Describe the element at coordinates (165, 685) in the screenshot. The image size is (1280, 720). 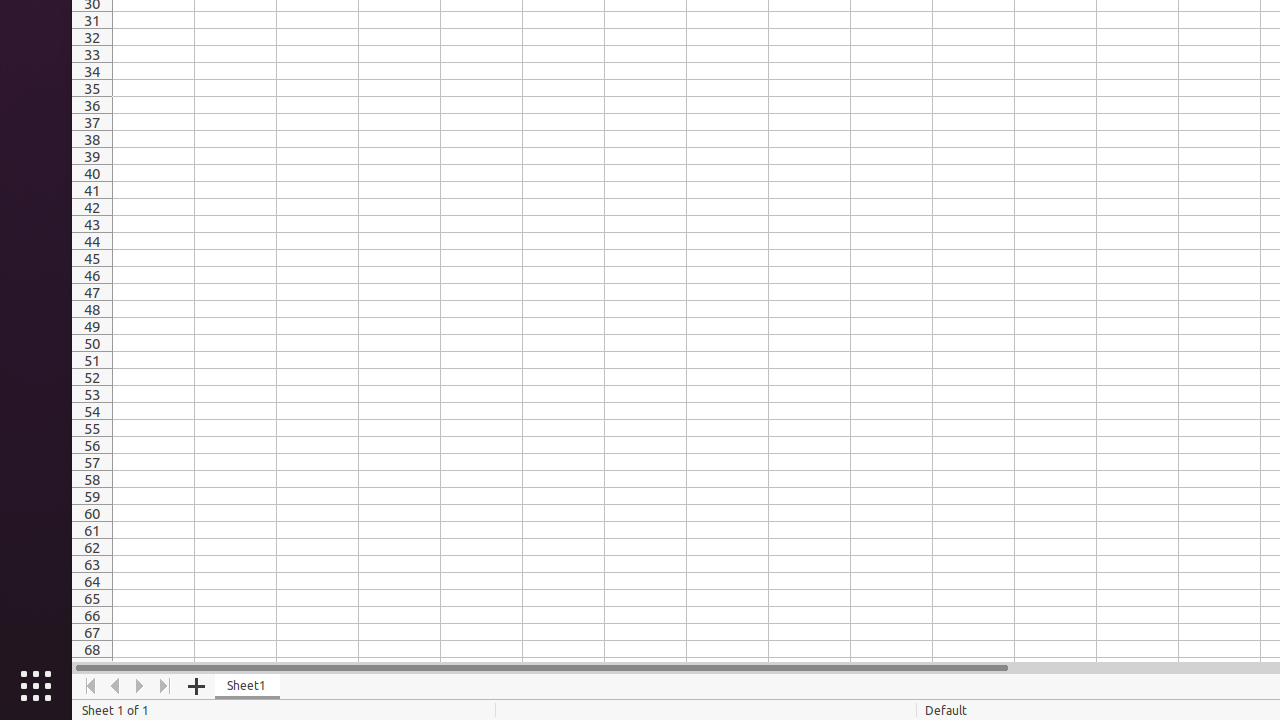
I see `'Move To End'` at that location.